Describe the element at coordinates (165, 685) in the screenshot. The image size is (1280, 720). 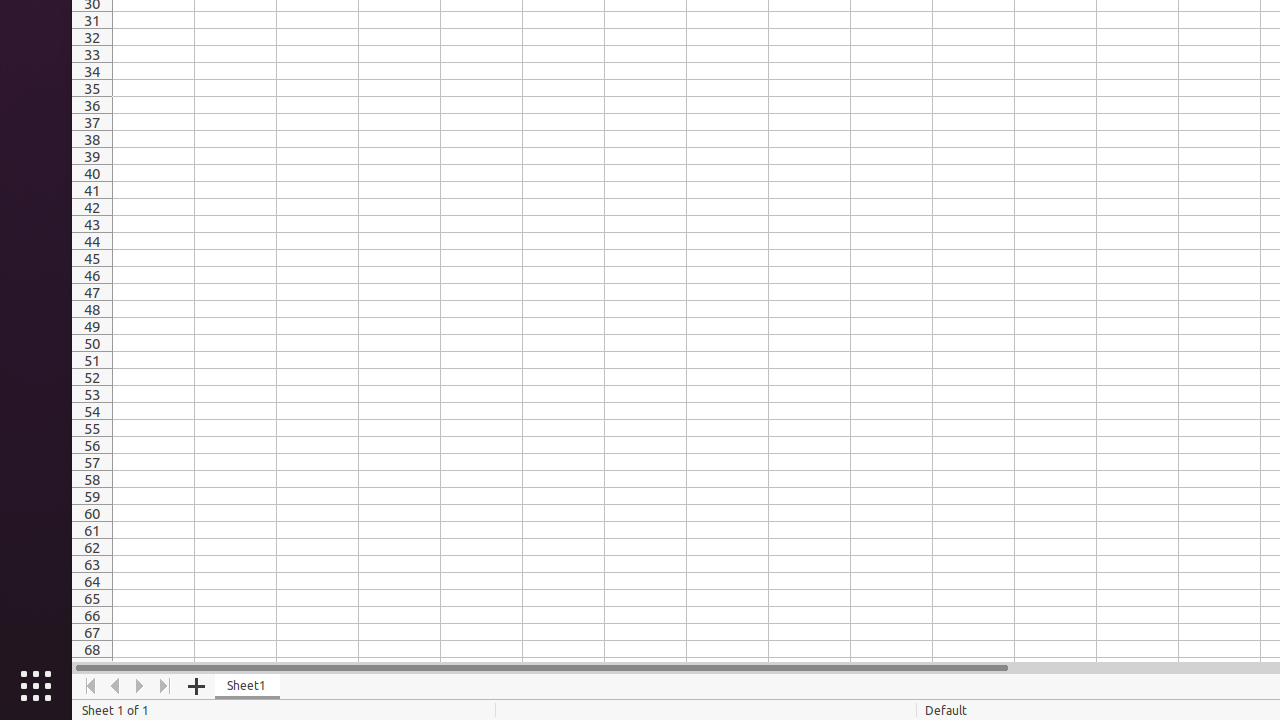
I see `'Move To End'` at that location.